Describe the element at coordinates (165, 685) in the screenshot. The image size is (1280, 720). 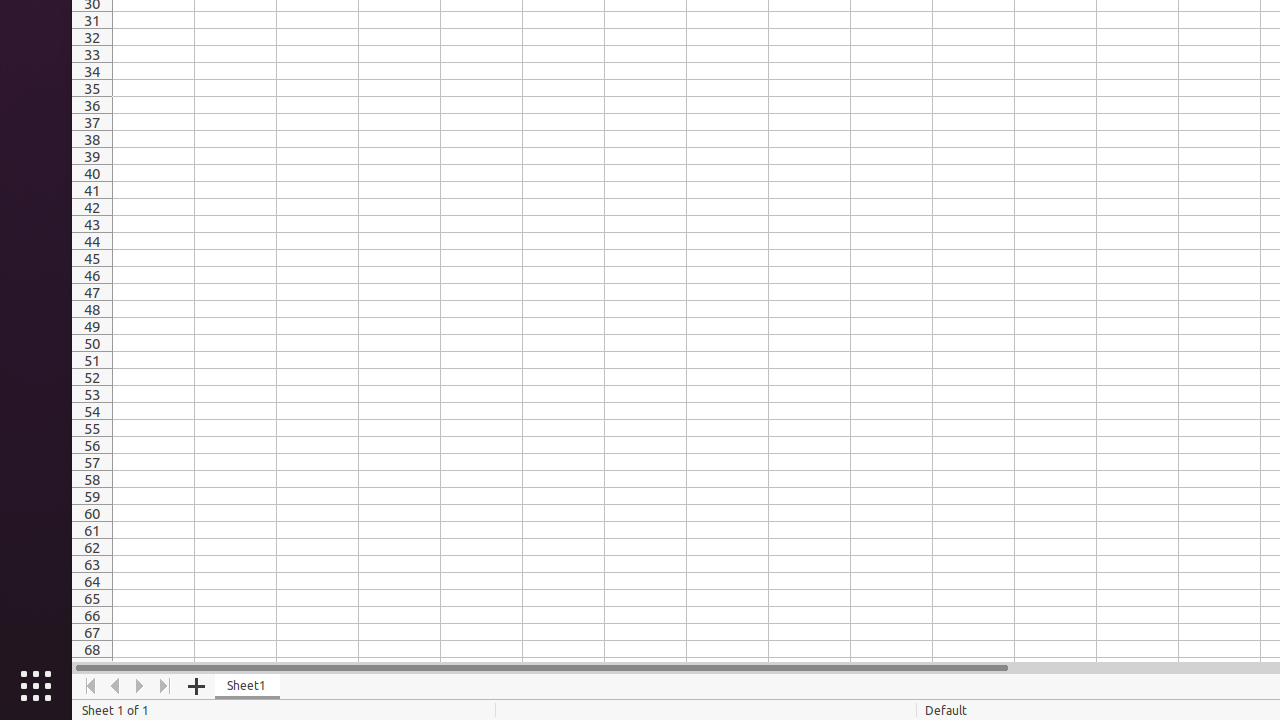
I see `'Move To End'` at that location.